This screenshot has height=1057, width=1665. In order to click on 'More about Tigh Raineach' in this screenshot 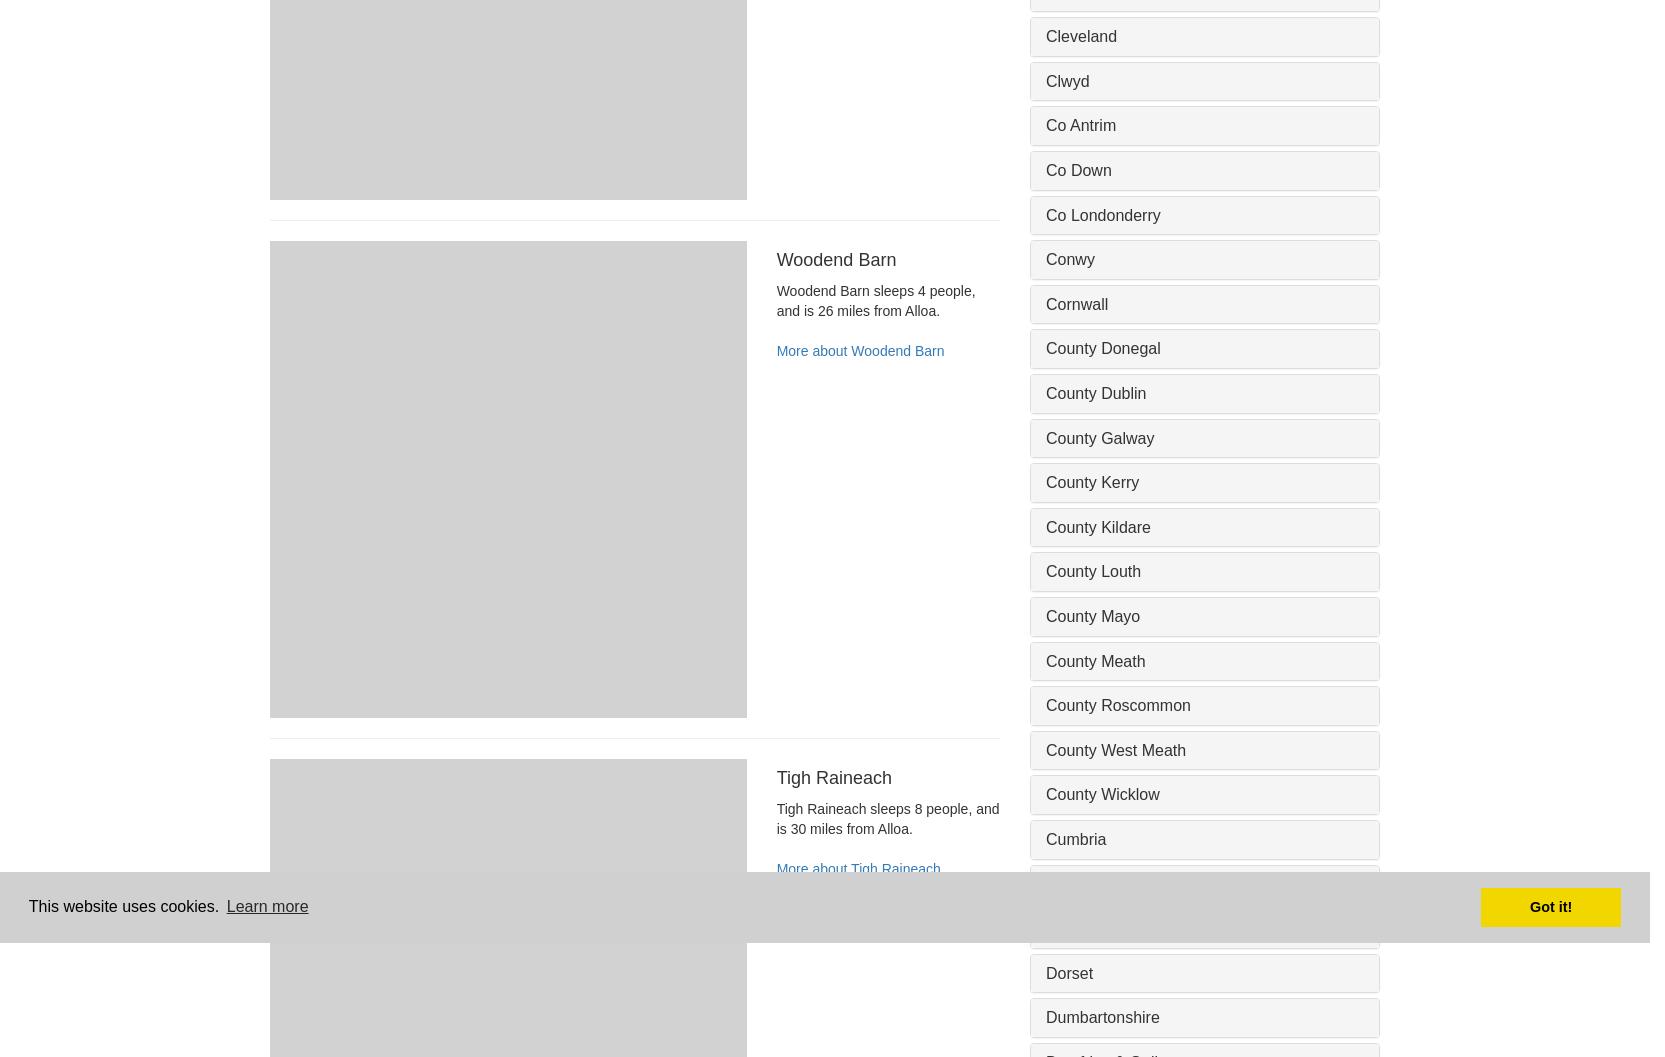, I will do `click(857, 867)`.